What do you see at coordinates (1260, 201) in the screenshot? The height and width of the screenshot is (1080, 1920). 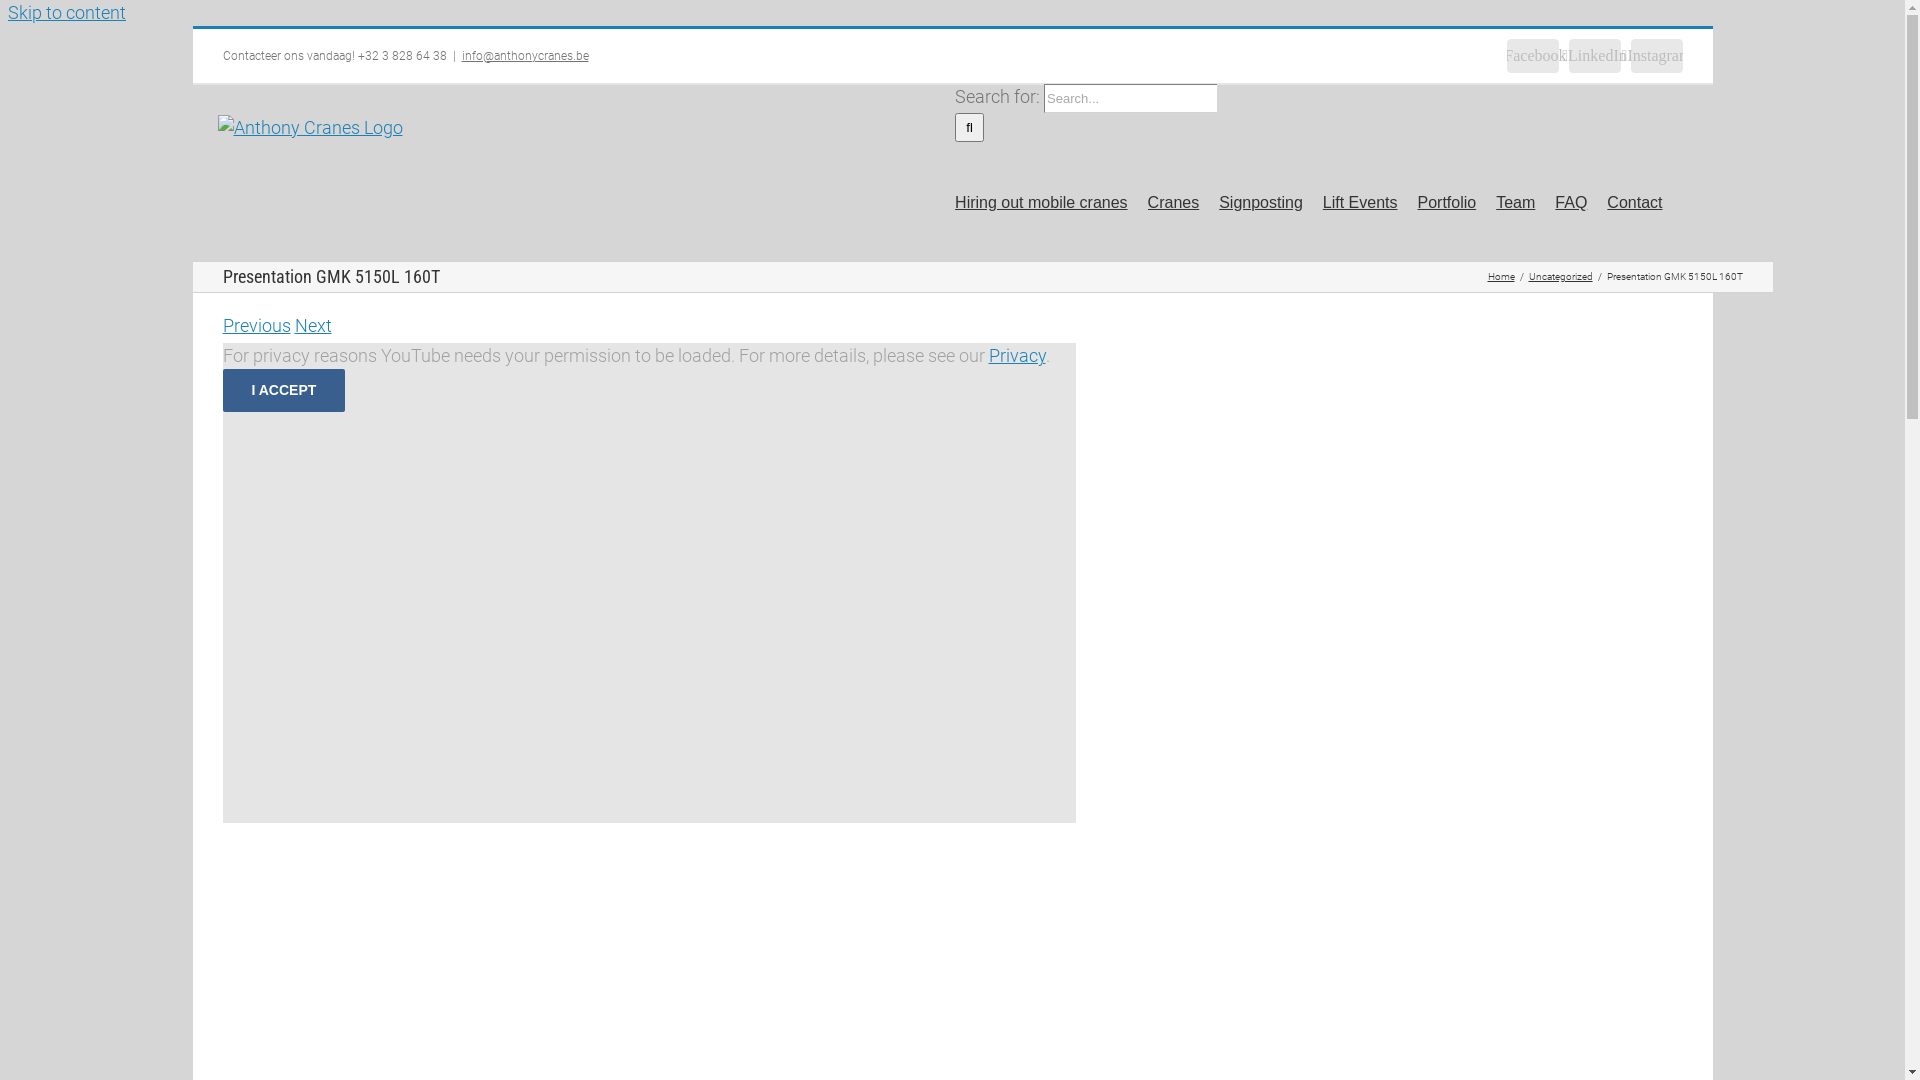 I see `'Signposting'` at bounding box center [1260, 201].